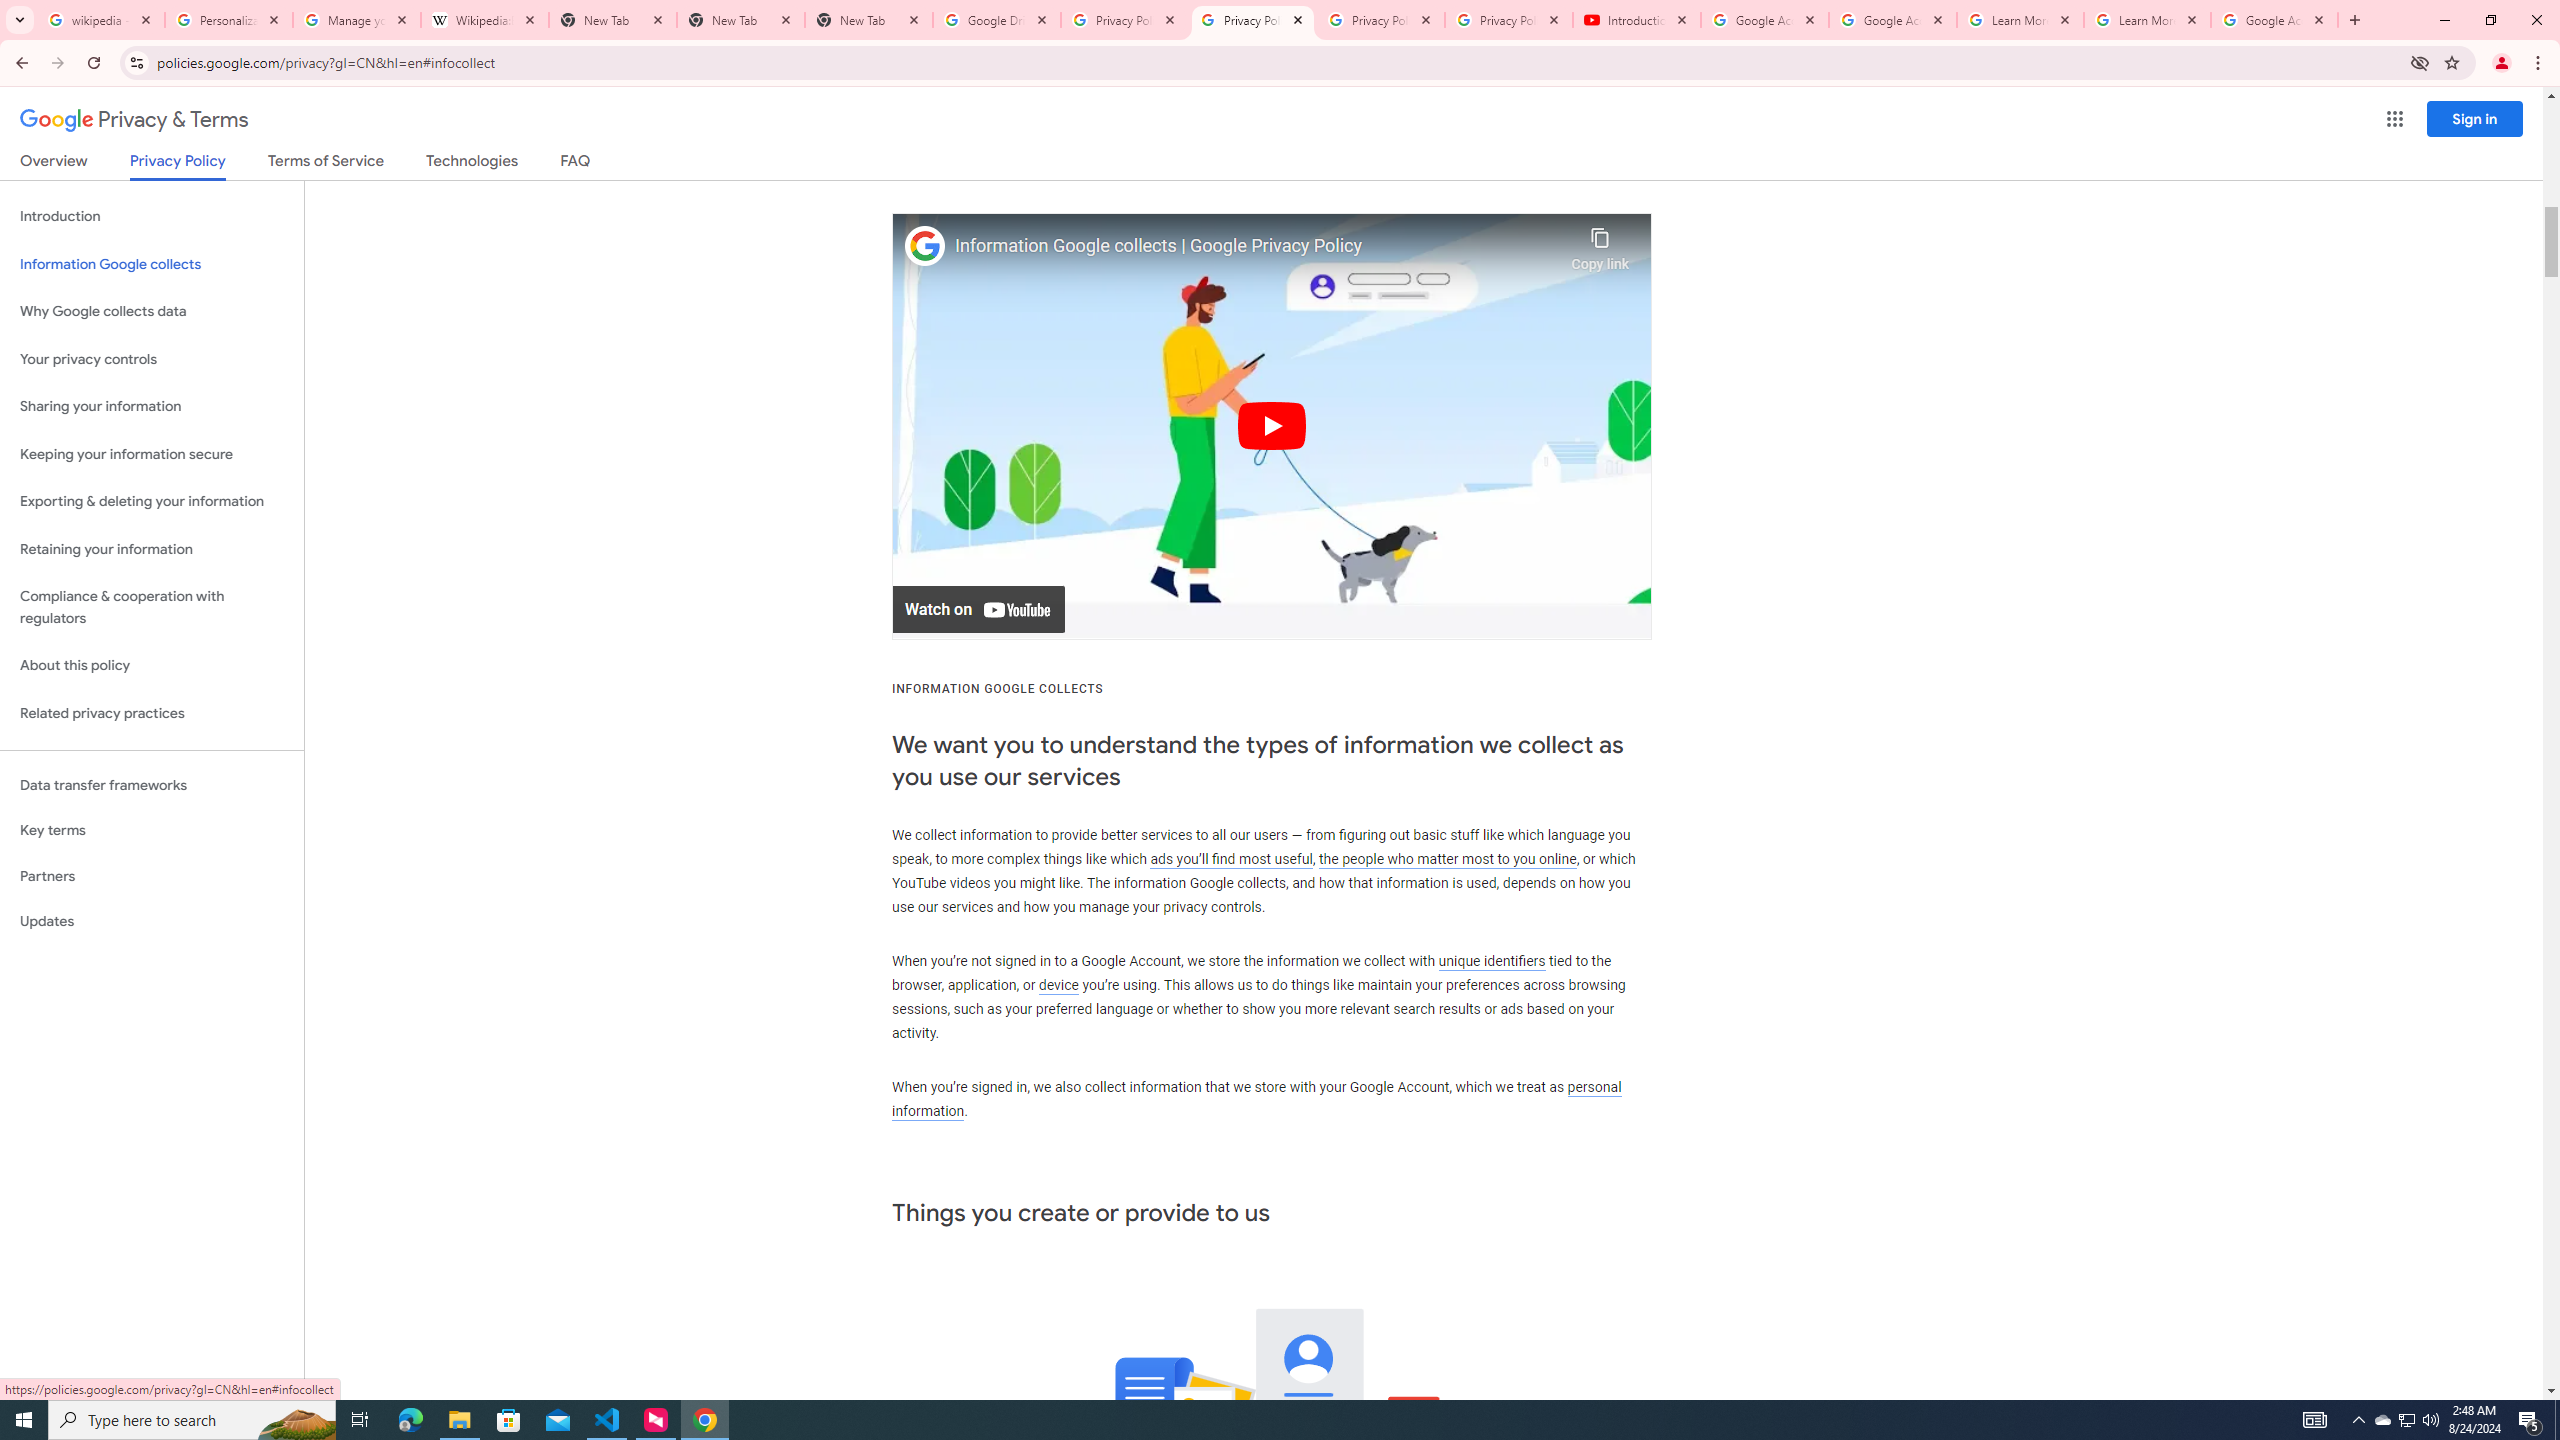  I want to click on 'Play', so click(1271, 425).